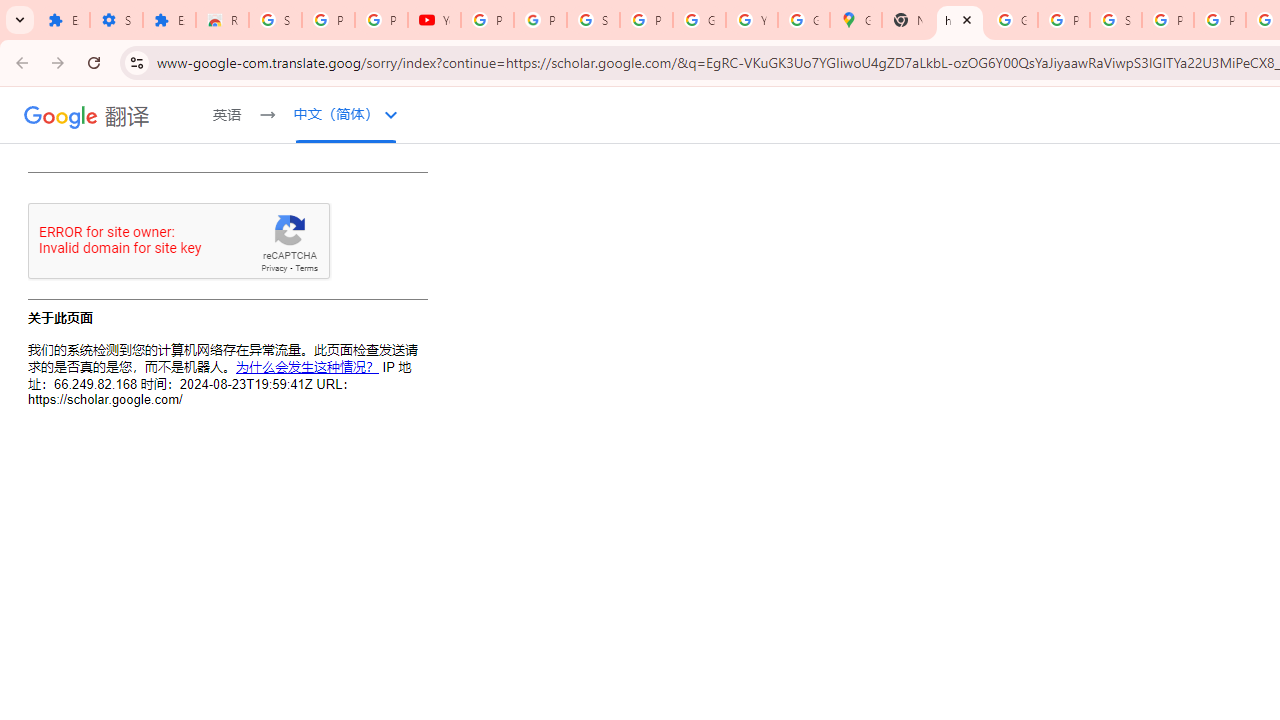  I want to click on 'Settings', so click(115, 20).